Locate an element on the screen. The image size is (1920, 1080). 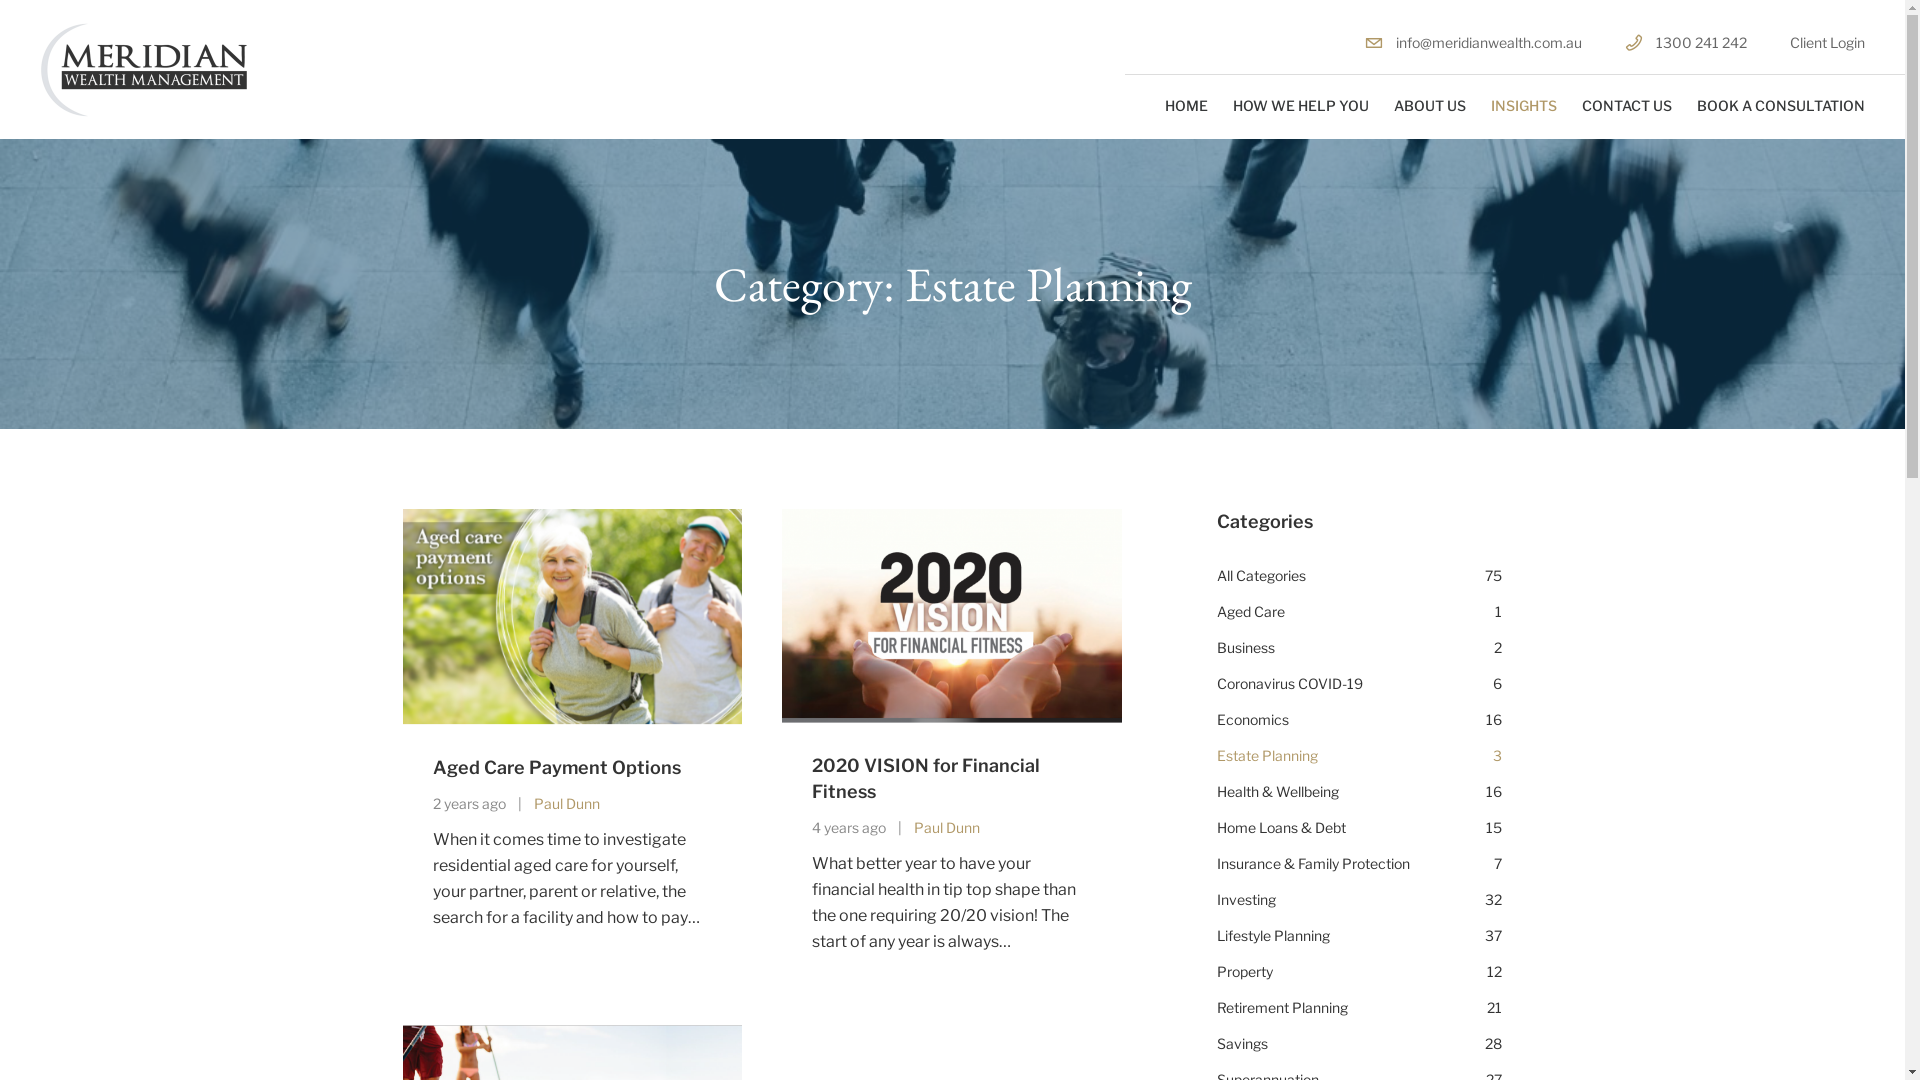
'Client Login' is located at coordinates (1827, 42).